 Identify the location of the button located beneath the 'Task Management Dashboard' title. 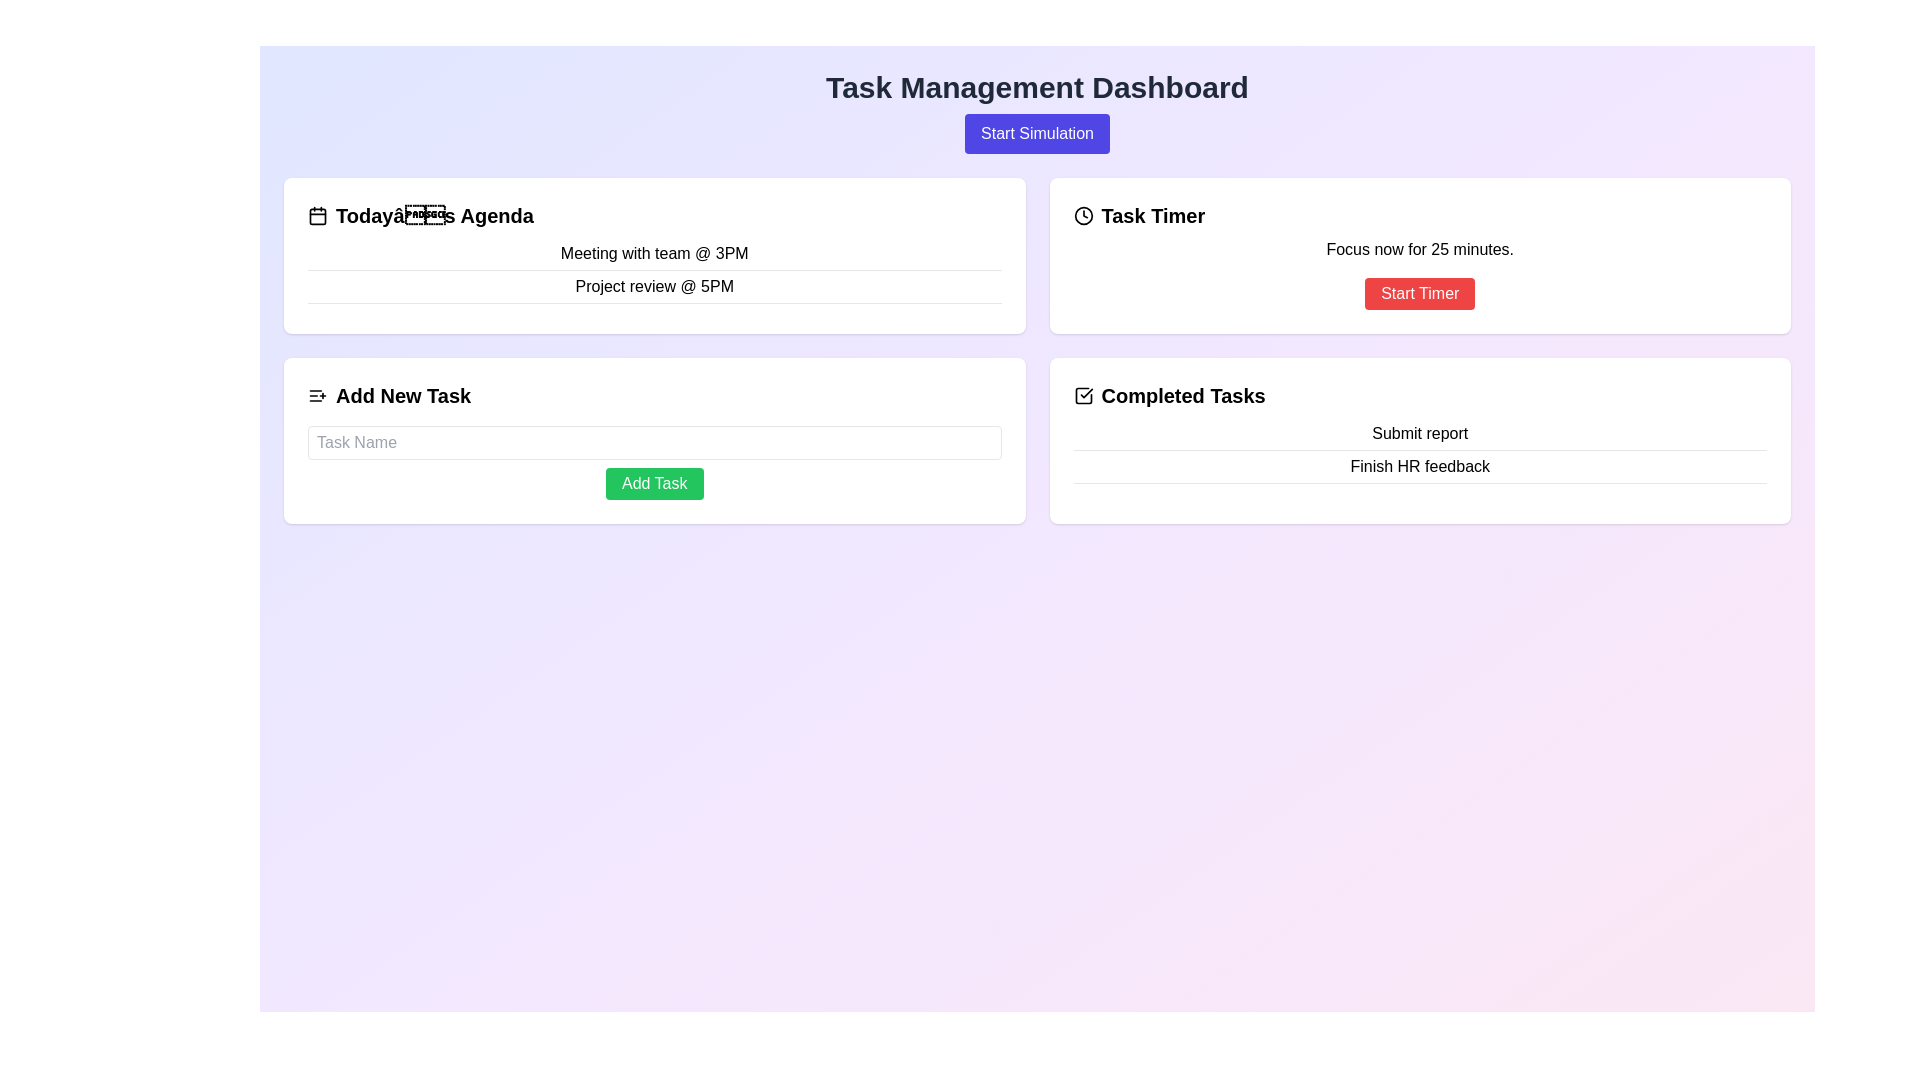
(1037, 134).